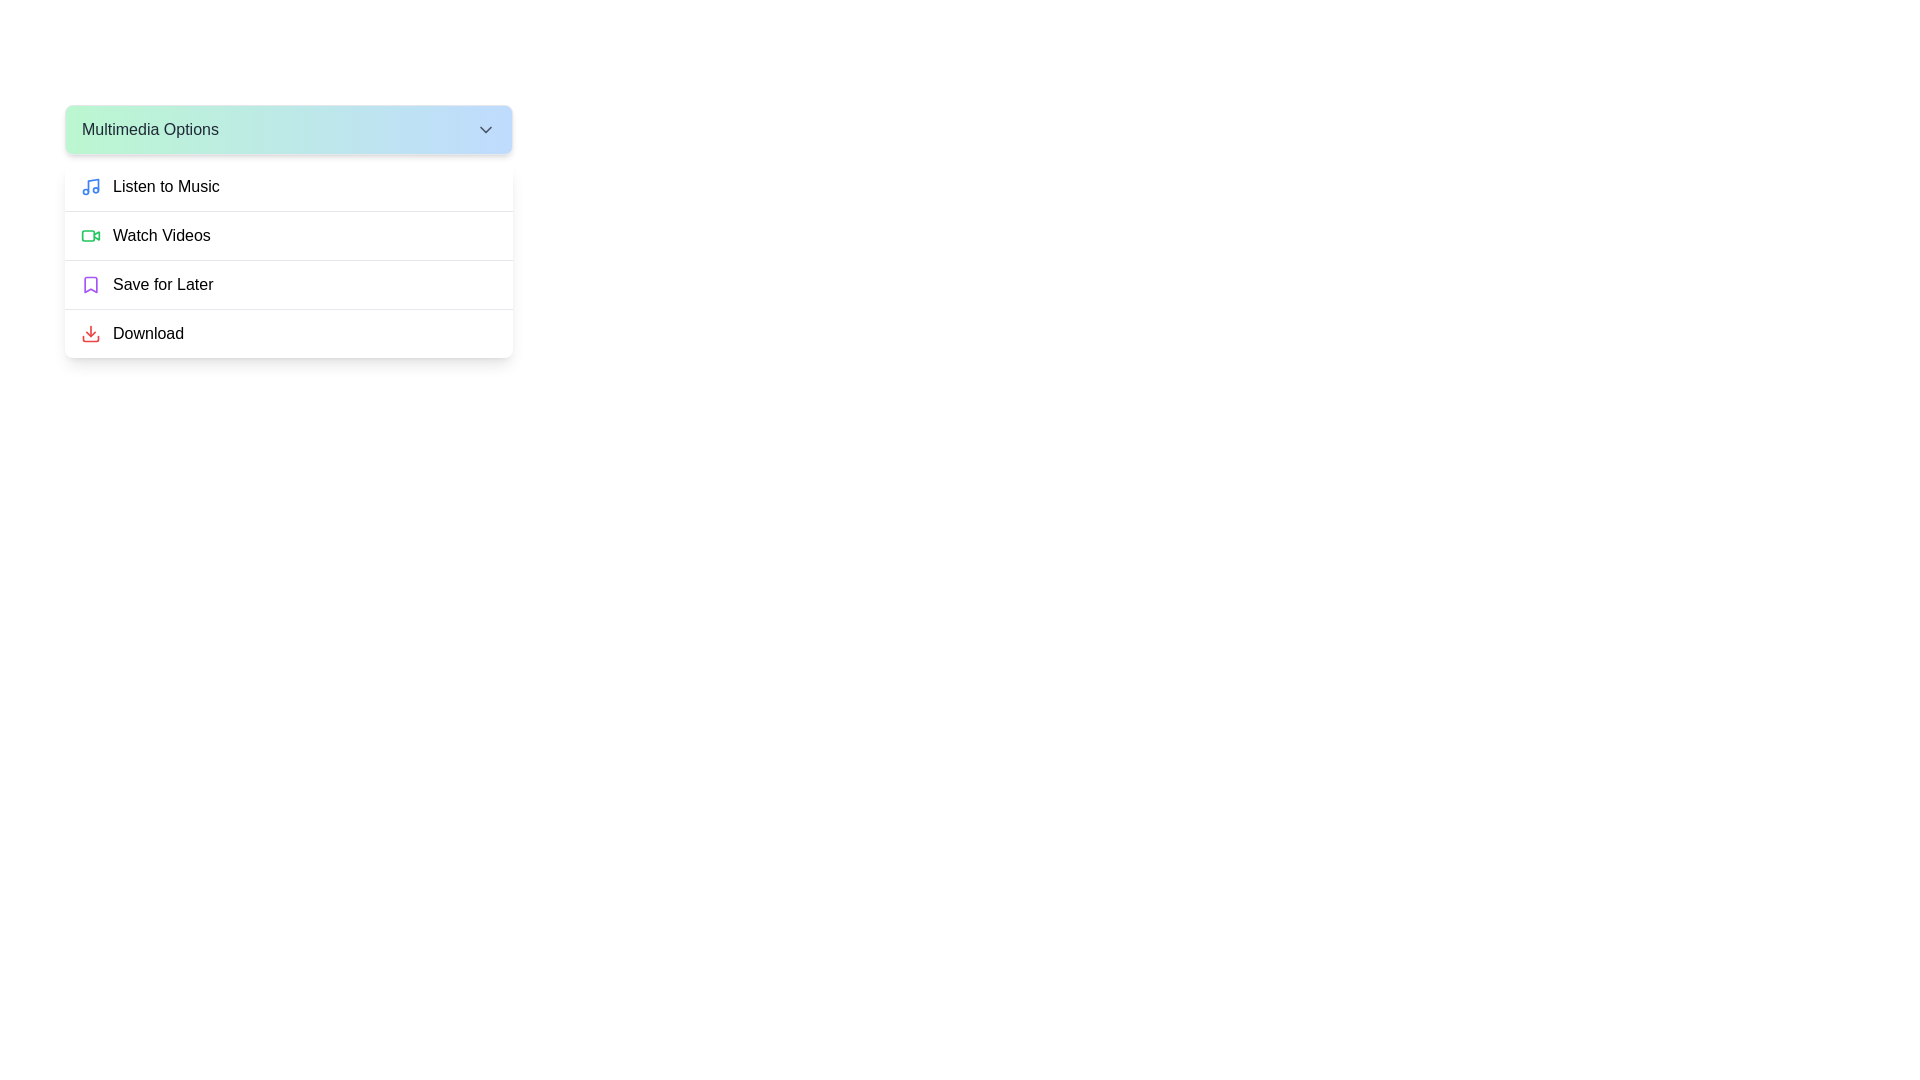 Image resolution: width=1920 pixels, height=1080 pixels. I want to click on the 'Save for Later' icon located to the left of the text label, so click(90, 285).